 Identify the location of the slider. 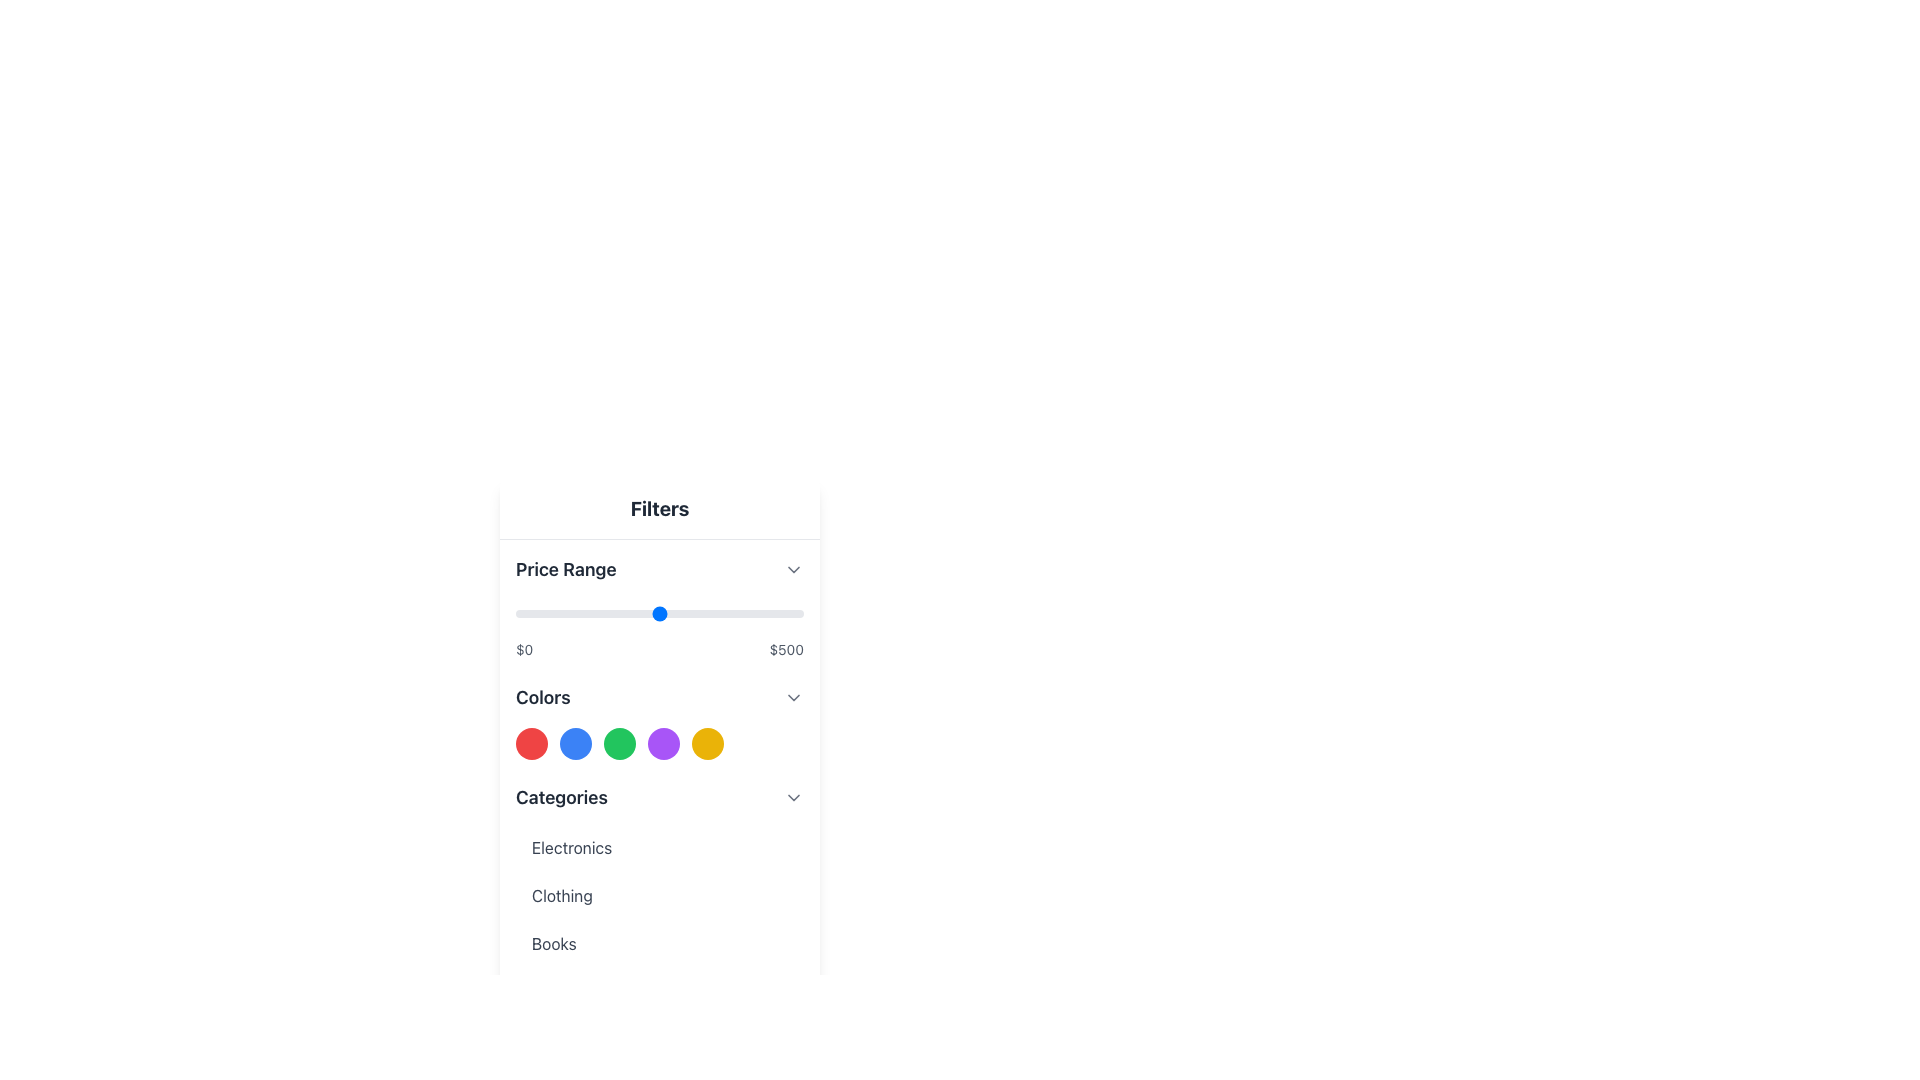
(731, 612).